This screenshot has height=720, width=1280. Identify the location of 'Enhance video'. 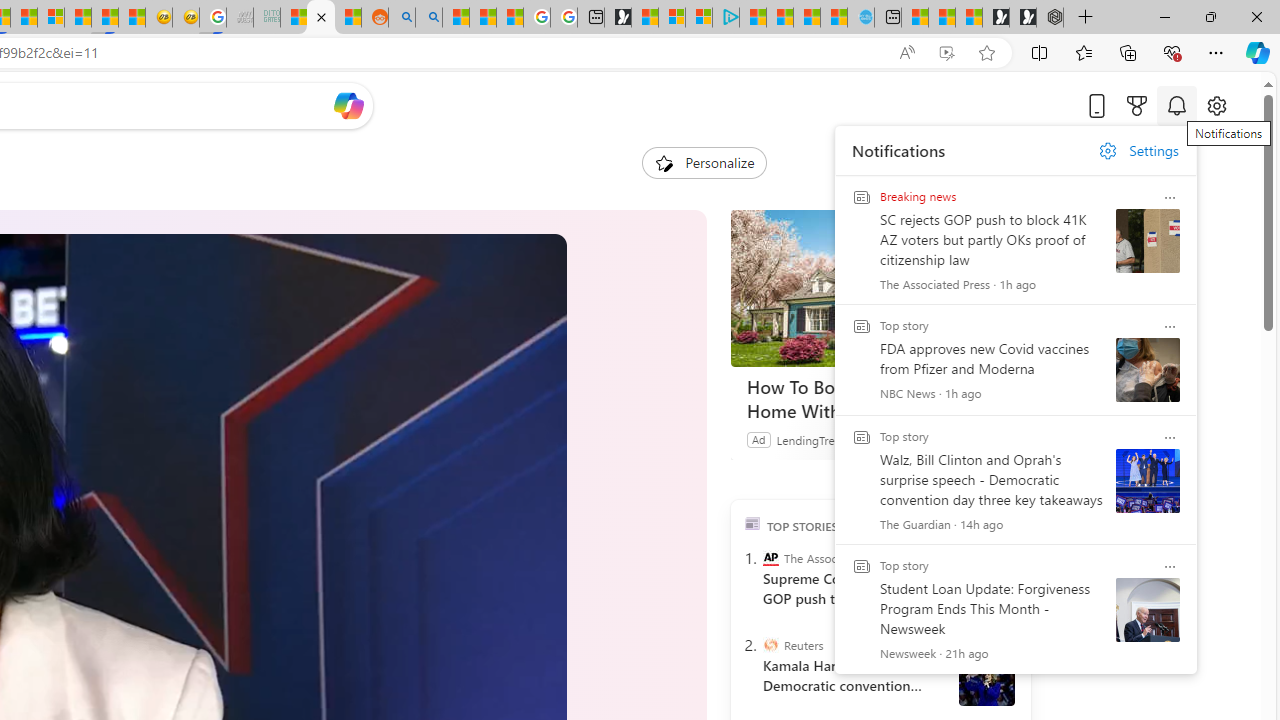
(945, 52).